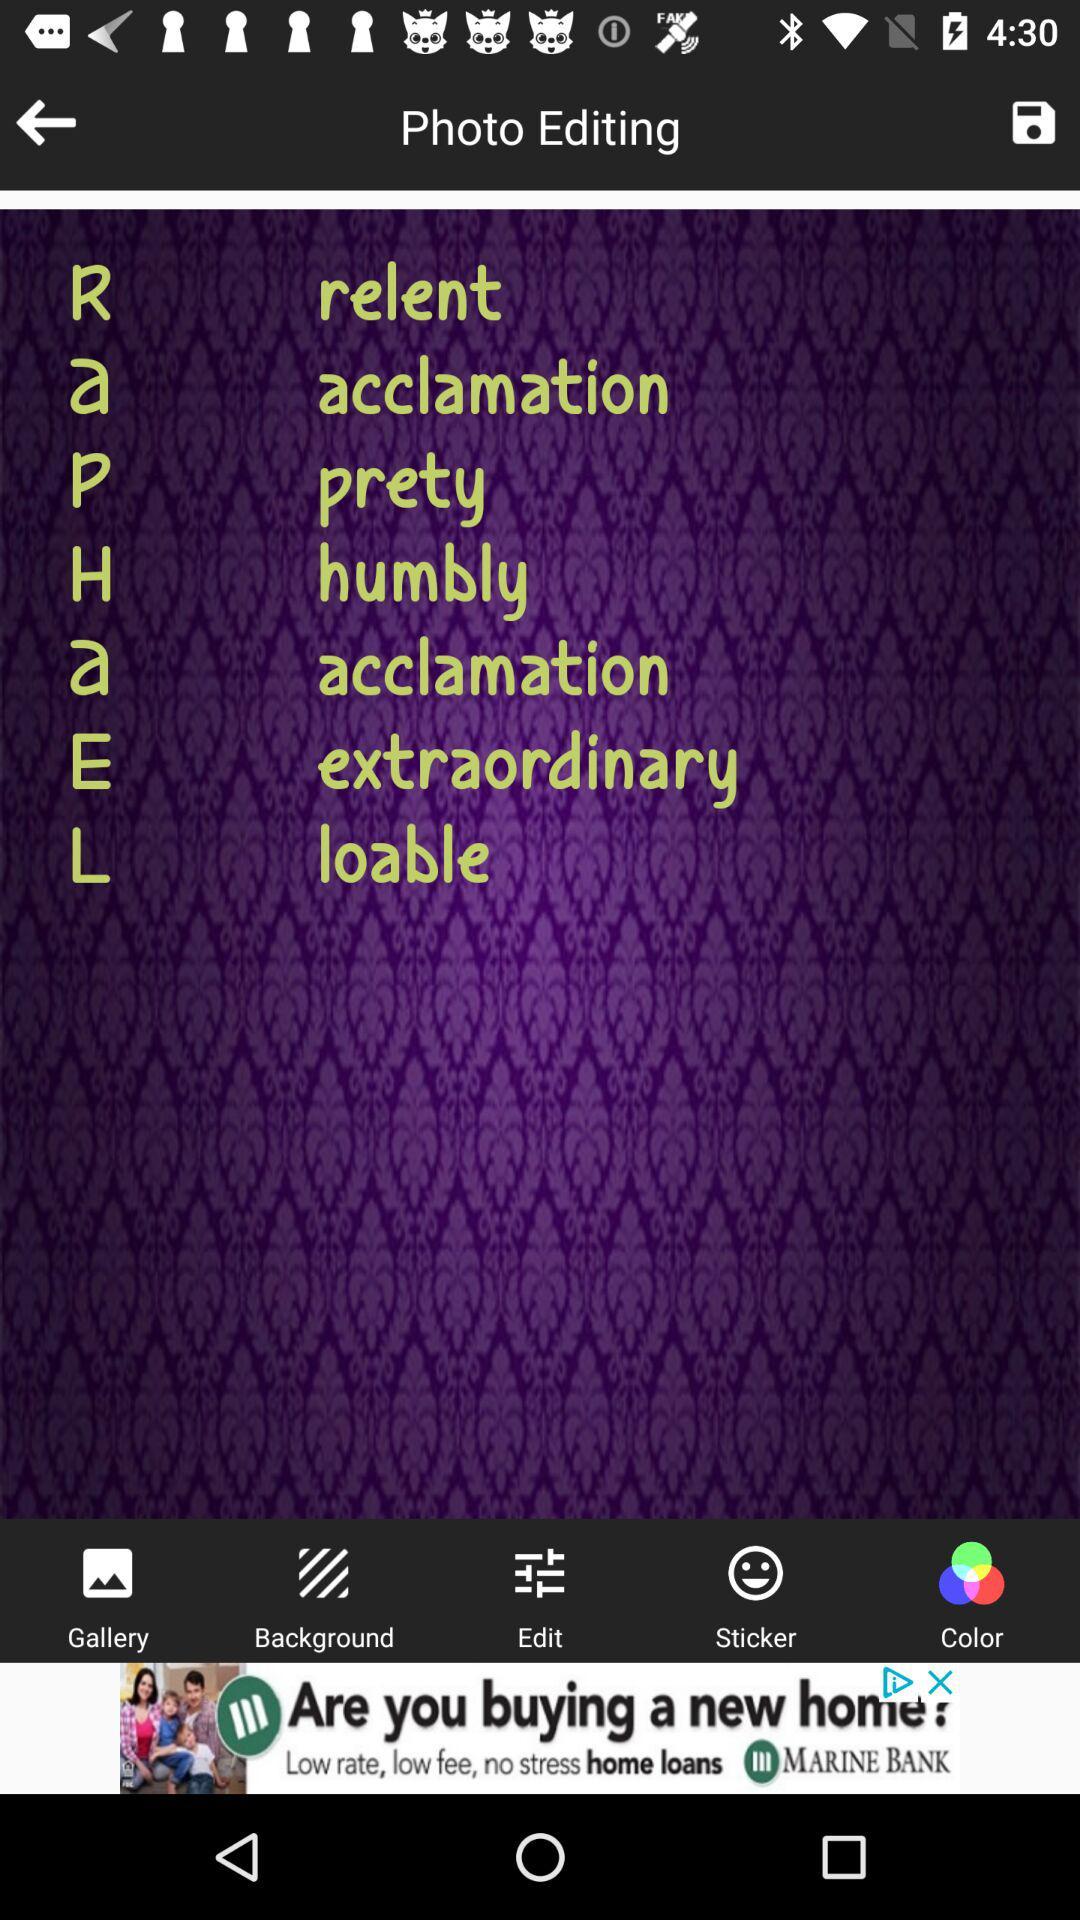 Image resolution: width=1080 pixels, height=1920 pixels. I want to click on background, so click(322, 1572).